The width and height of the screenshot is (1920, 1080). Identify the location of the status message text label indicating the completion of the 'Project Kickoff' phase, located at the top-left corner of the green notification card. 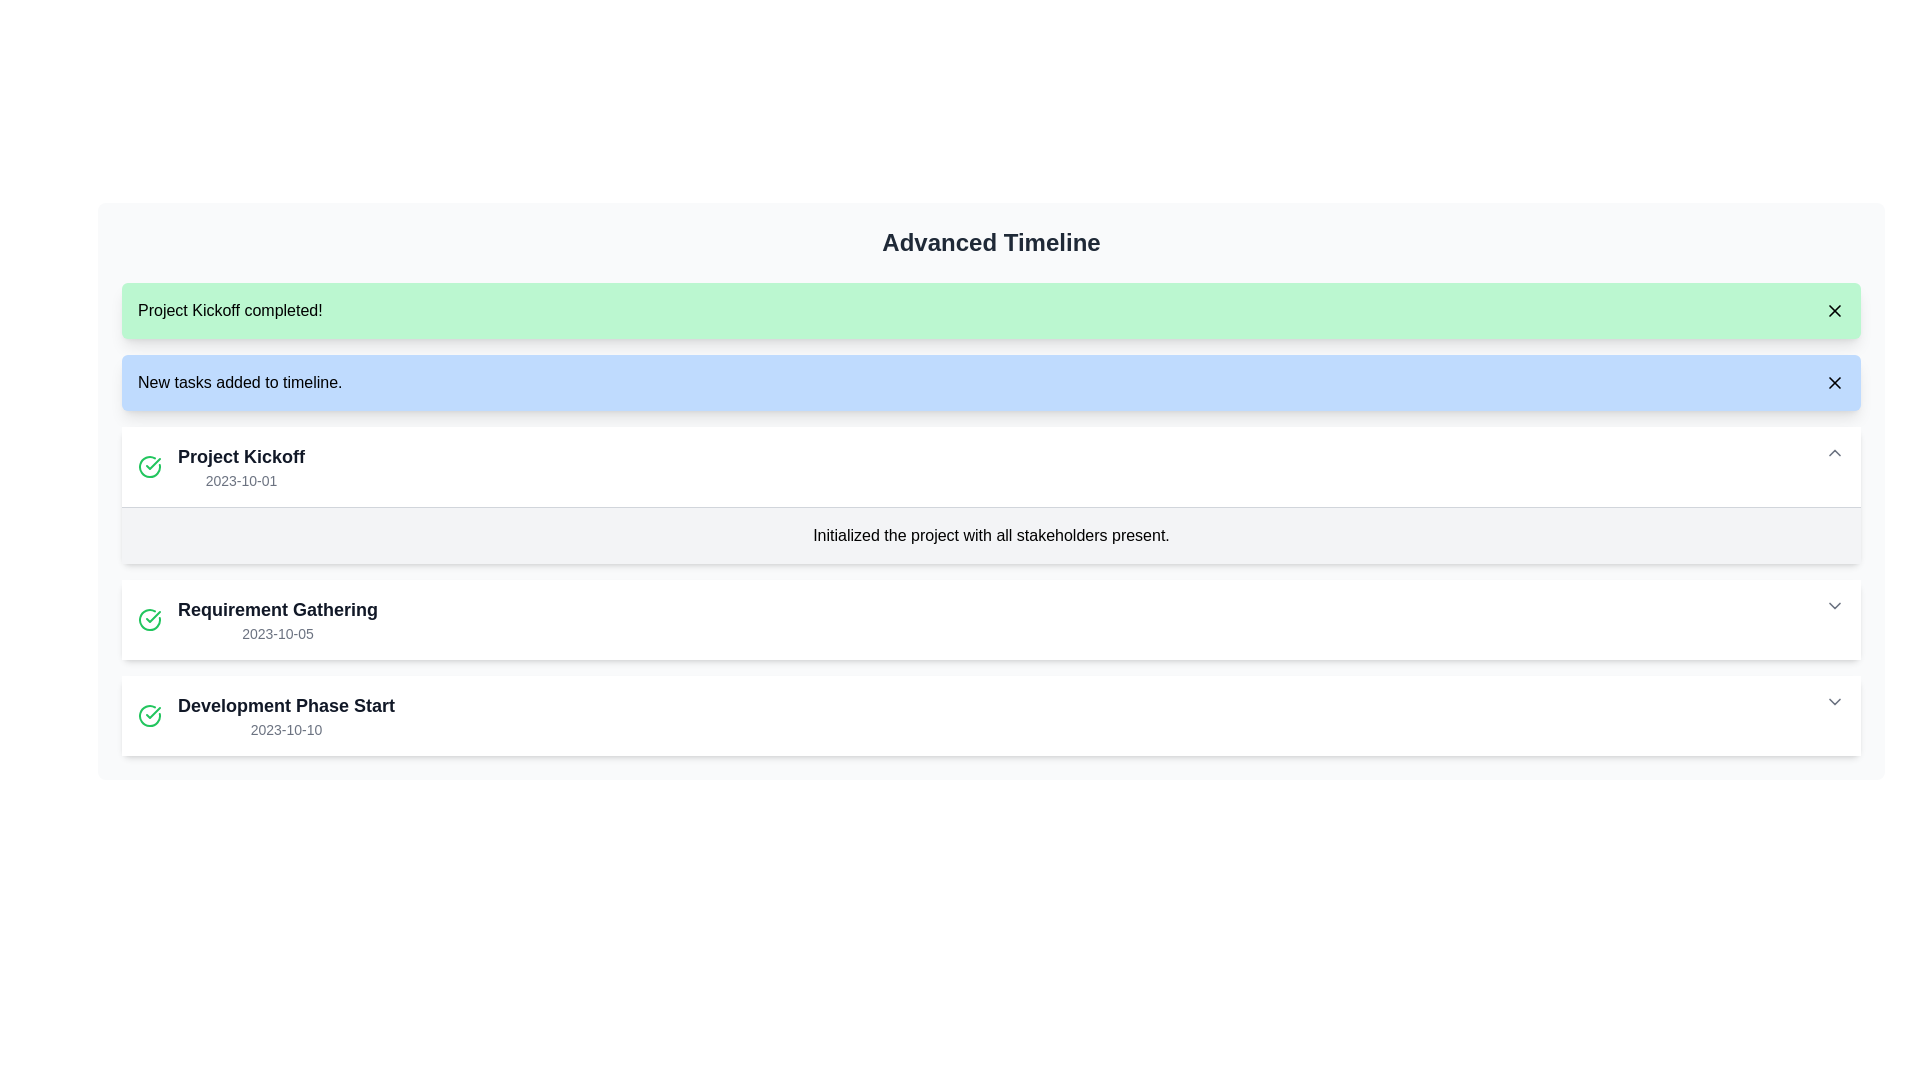
(230, 311).